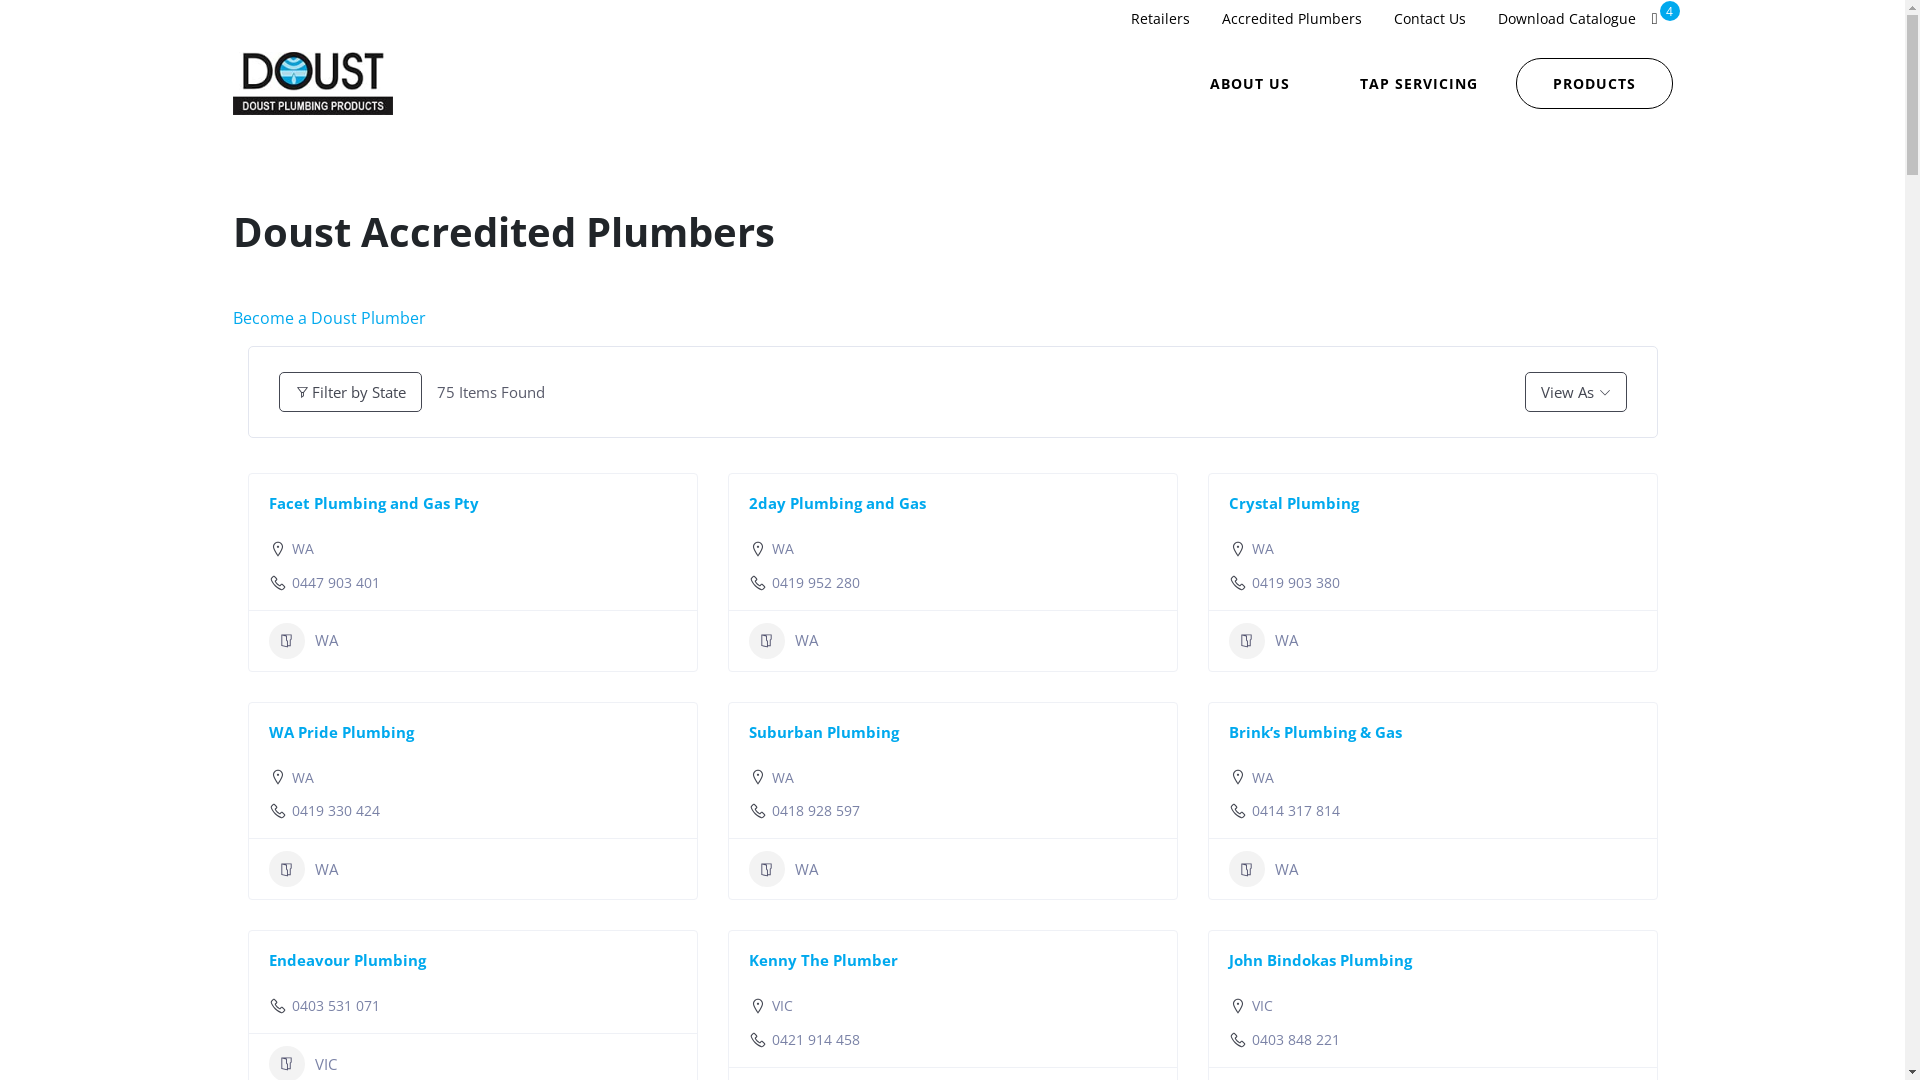  Describe the element at coordinates (1296, 582) in the screenshot. I see `'0419 903 380'` at that location.